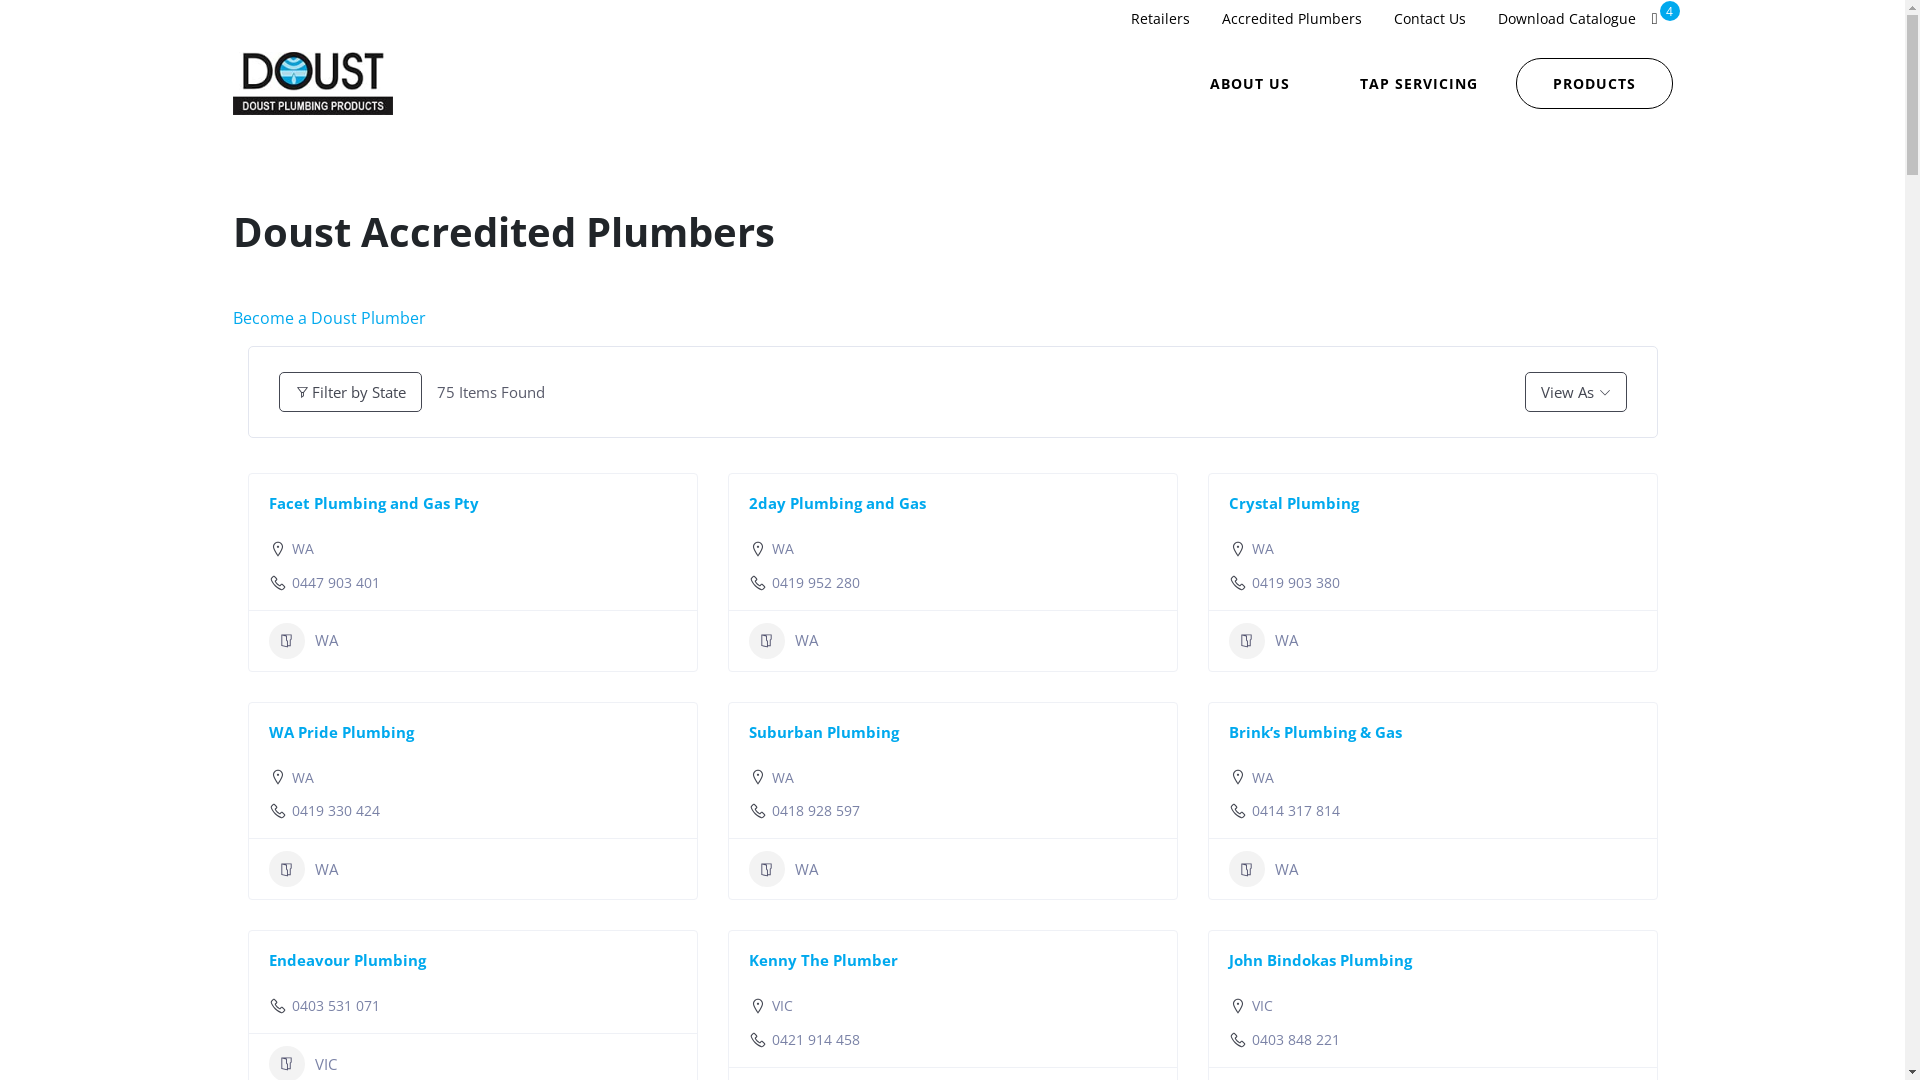  Describe the element at coordinates (1296, 582) in the screenshot. I see `'0419 903 380'` at that location.